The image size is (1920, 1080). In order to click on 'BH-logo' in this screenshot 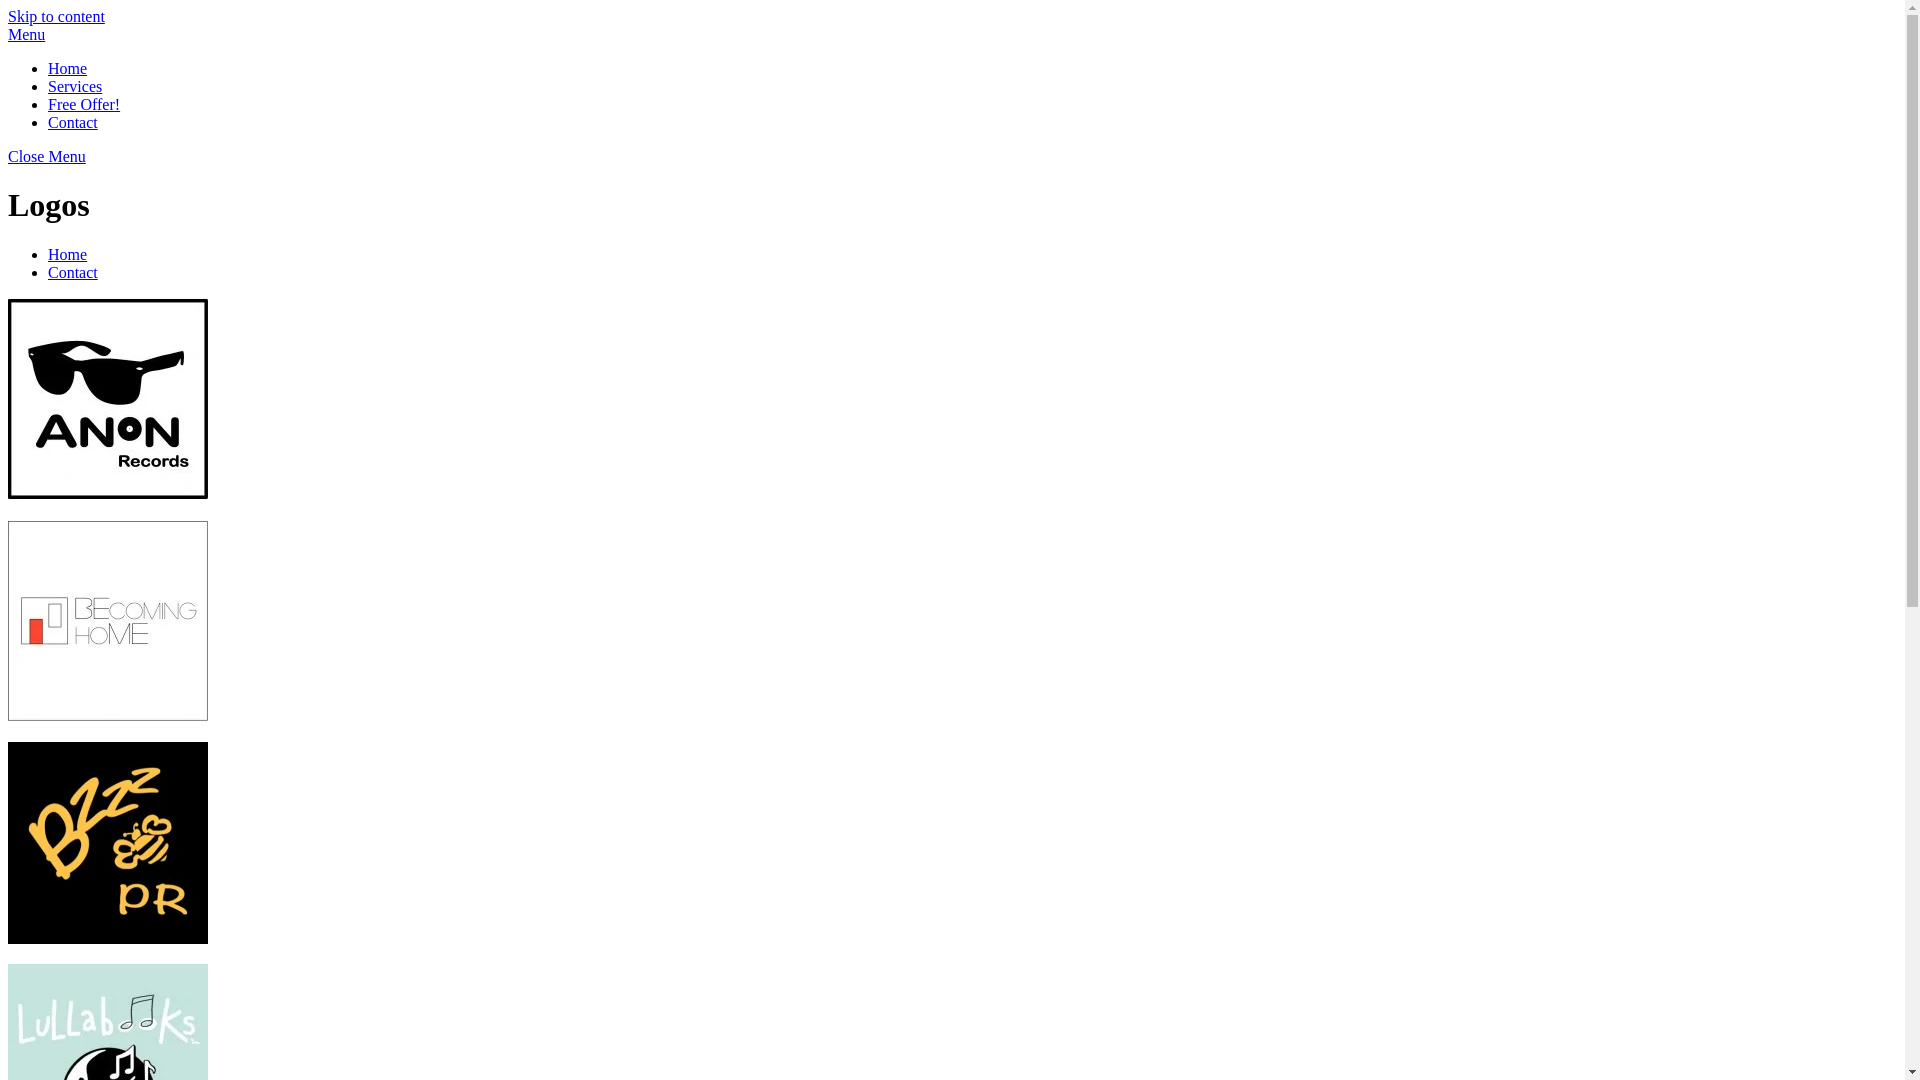, I will do `click(107, 620)`.